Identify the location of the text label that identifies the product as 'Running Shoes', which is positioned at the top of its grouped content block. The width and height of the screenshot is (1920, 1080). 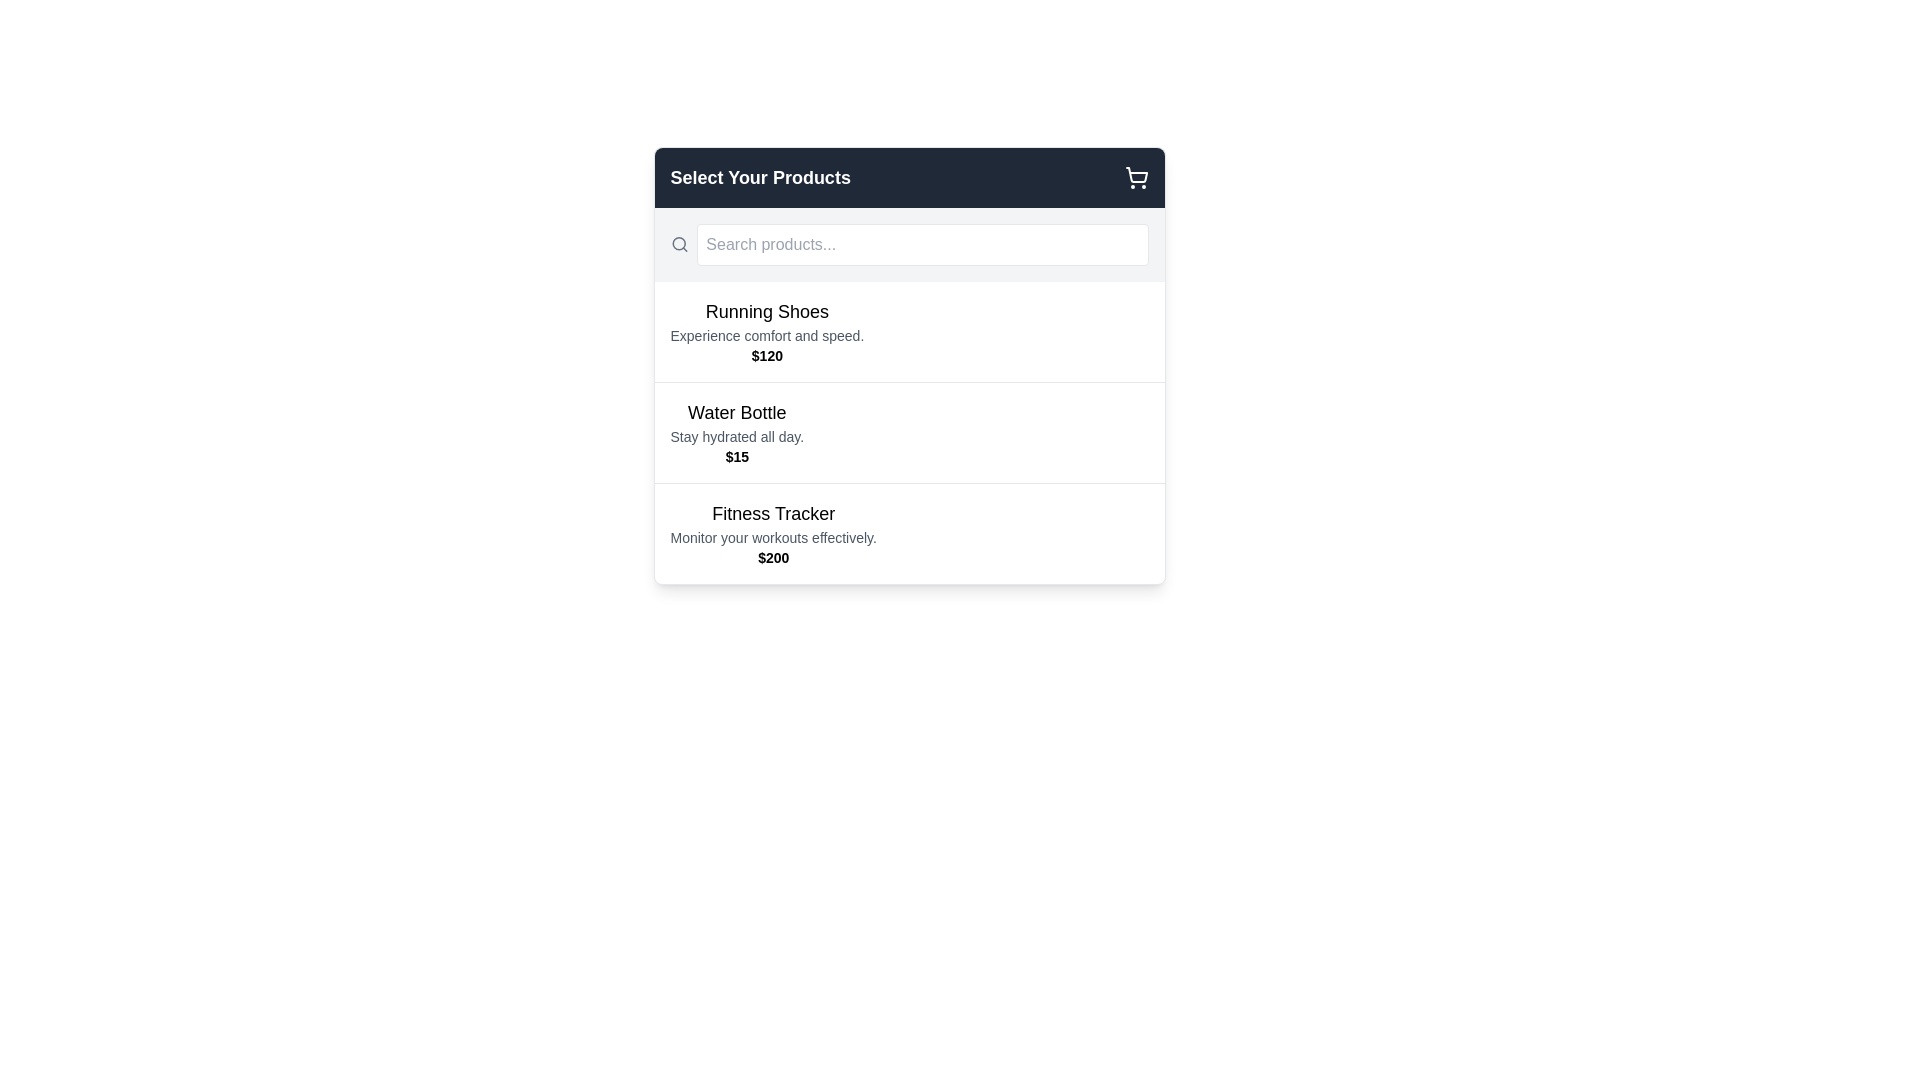
(766, 312).